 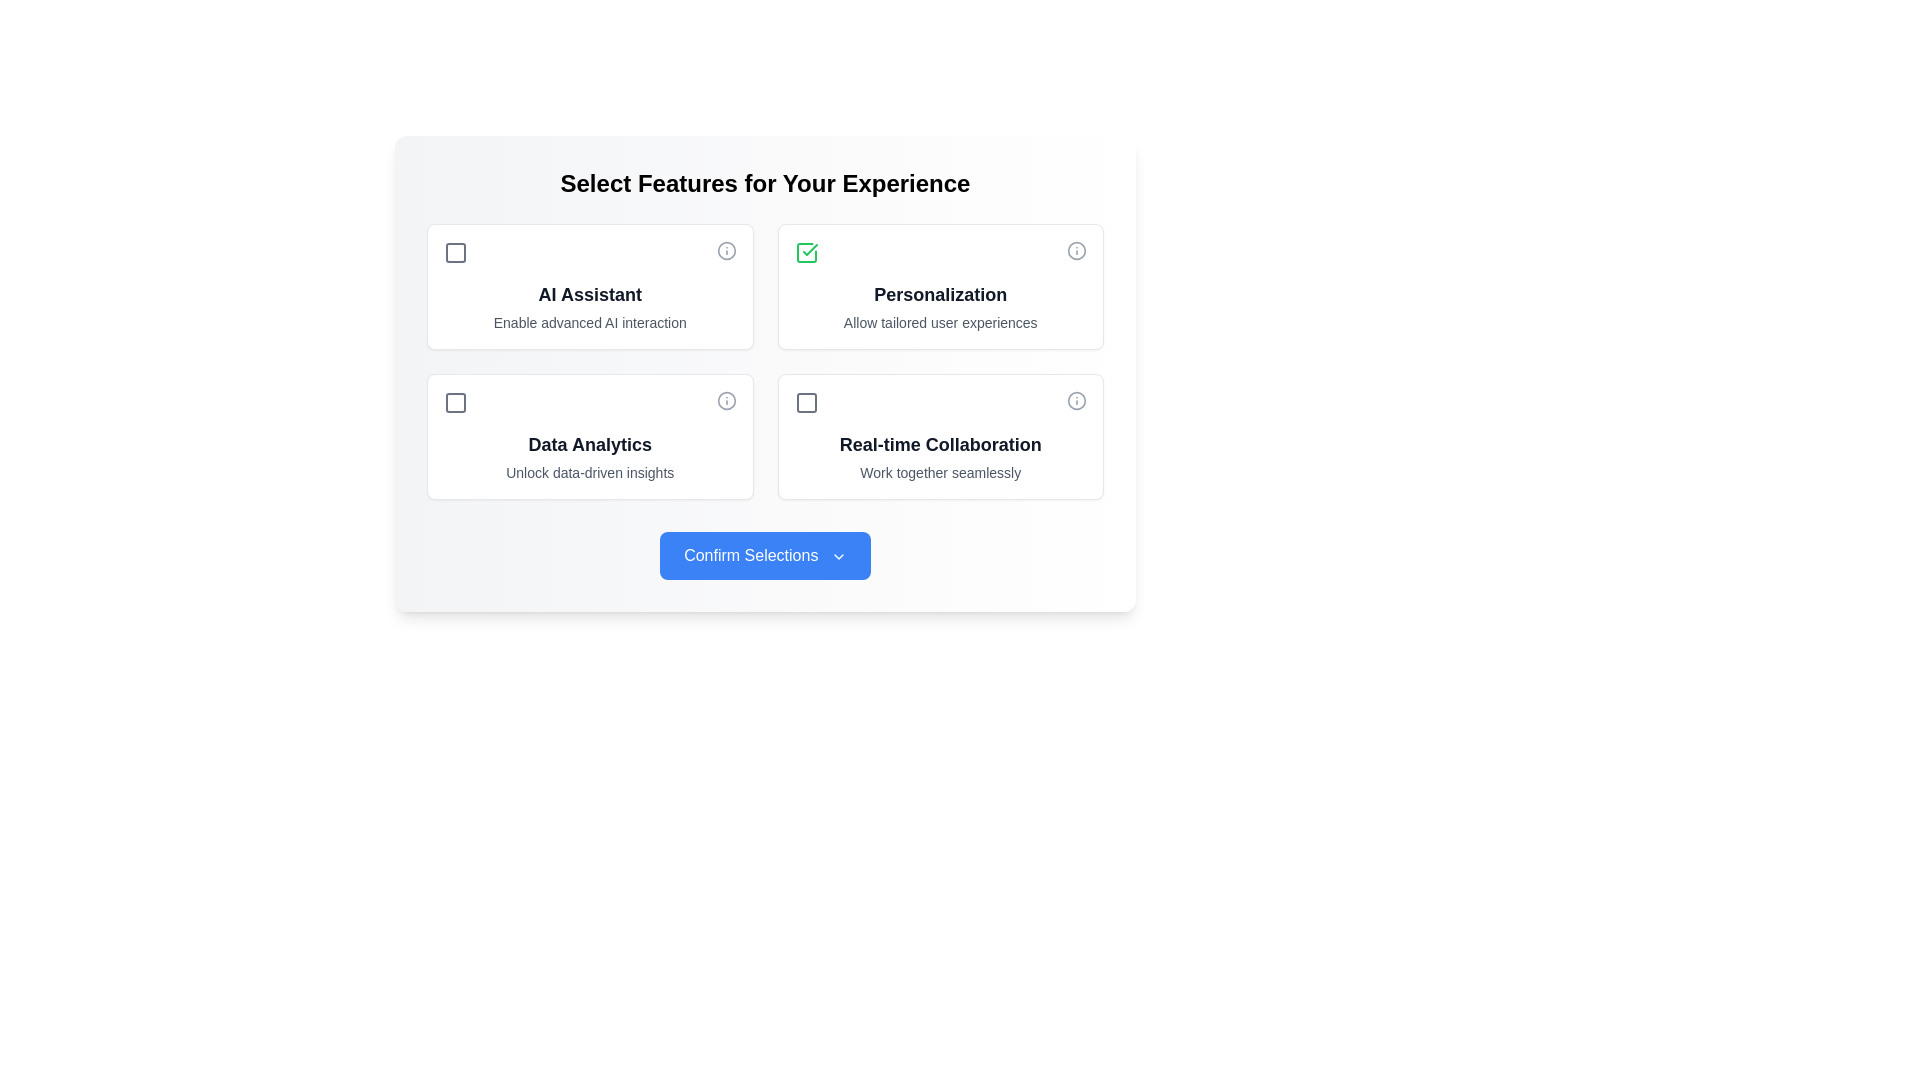 What do you see at coordinates (725, 249) in the screenshot?
I see `the circular 'info' icon with a gray border located in the top-right corner of the 'AI Assistant' feature choice card` at bounding box center [725, 249].